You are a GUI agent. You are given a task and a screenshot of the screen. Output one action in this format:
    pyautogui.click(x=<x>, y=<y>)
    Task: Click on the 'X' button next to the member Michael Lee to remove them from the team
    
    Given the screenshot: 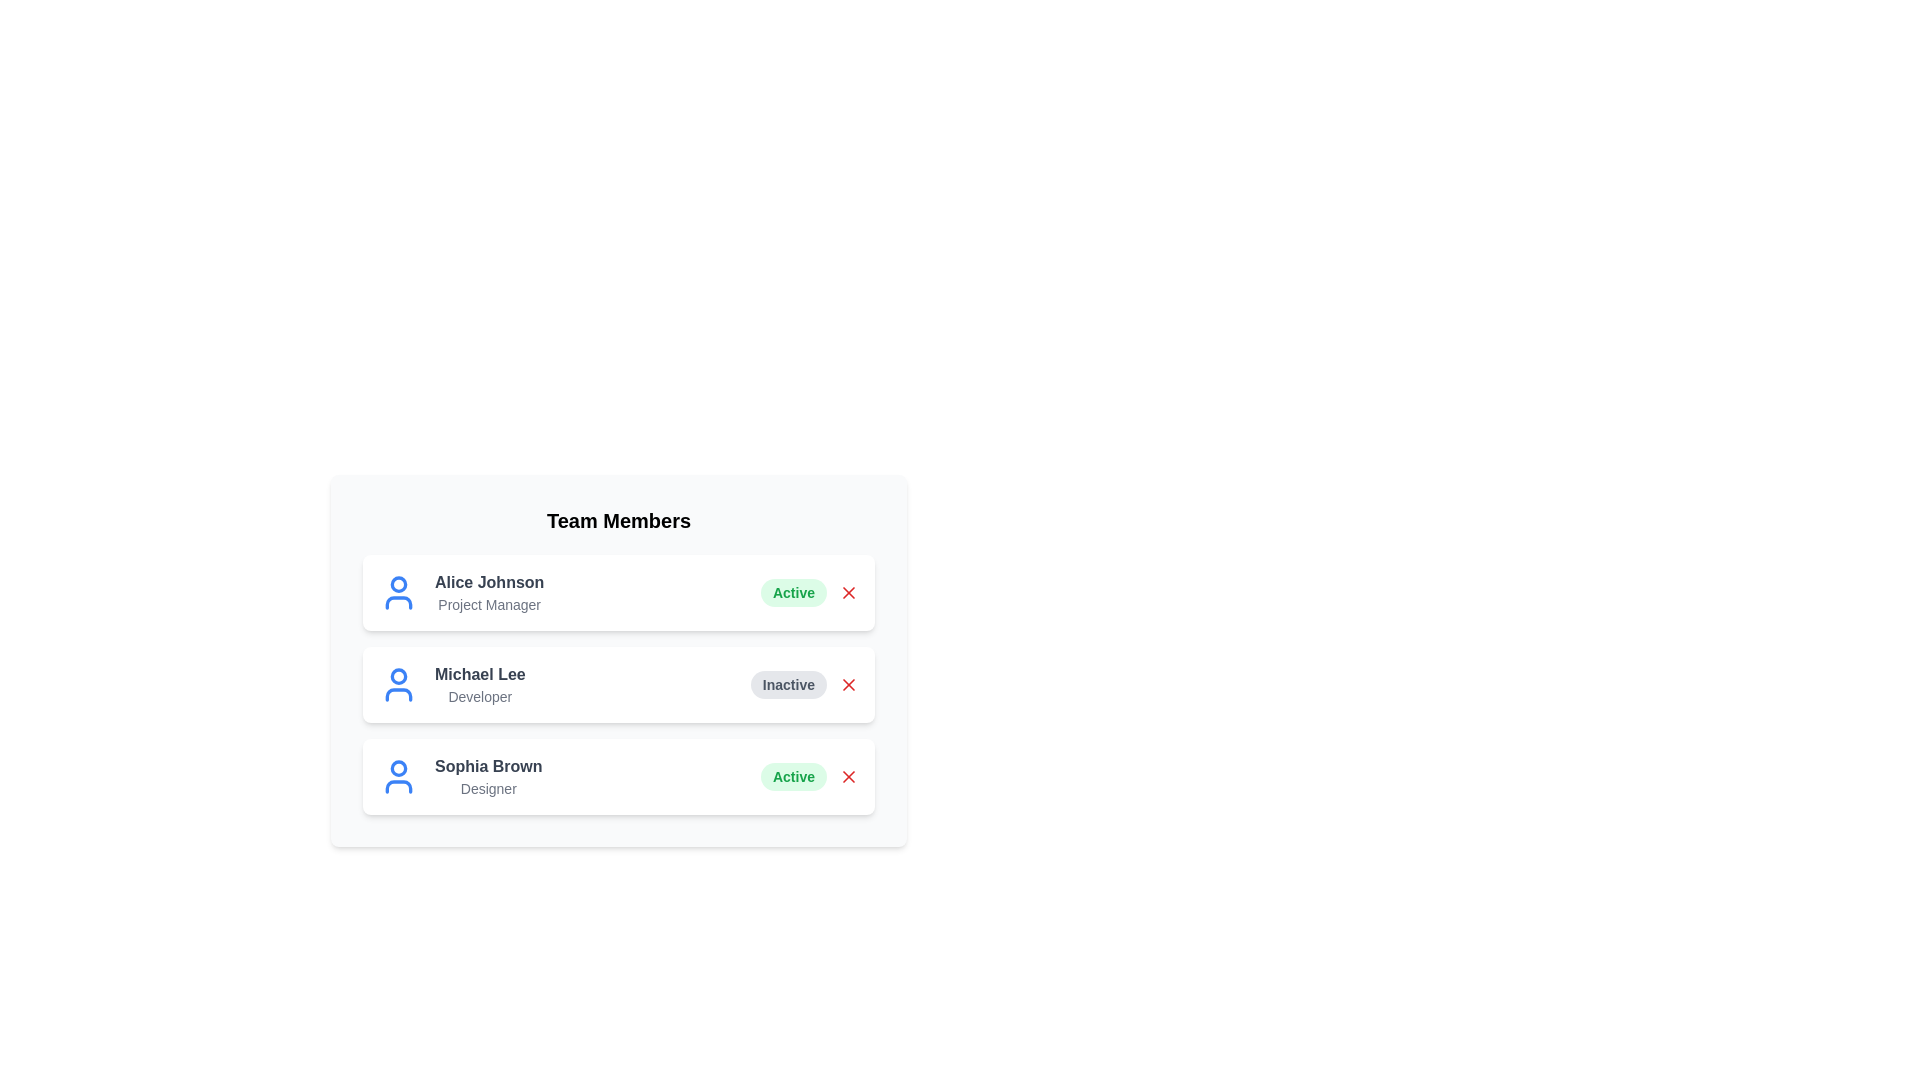 What is the action you would take?
    pyautogui.click(x=849, y=684)
    